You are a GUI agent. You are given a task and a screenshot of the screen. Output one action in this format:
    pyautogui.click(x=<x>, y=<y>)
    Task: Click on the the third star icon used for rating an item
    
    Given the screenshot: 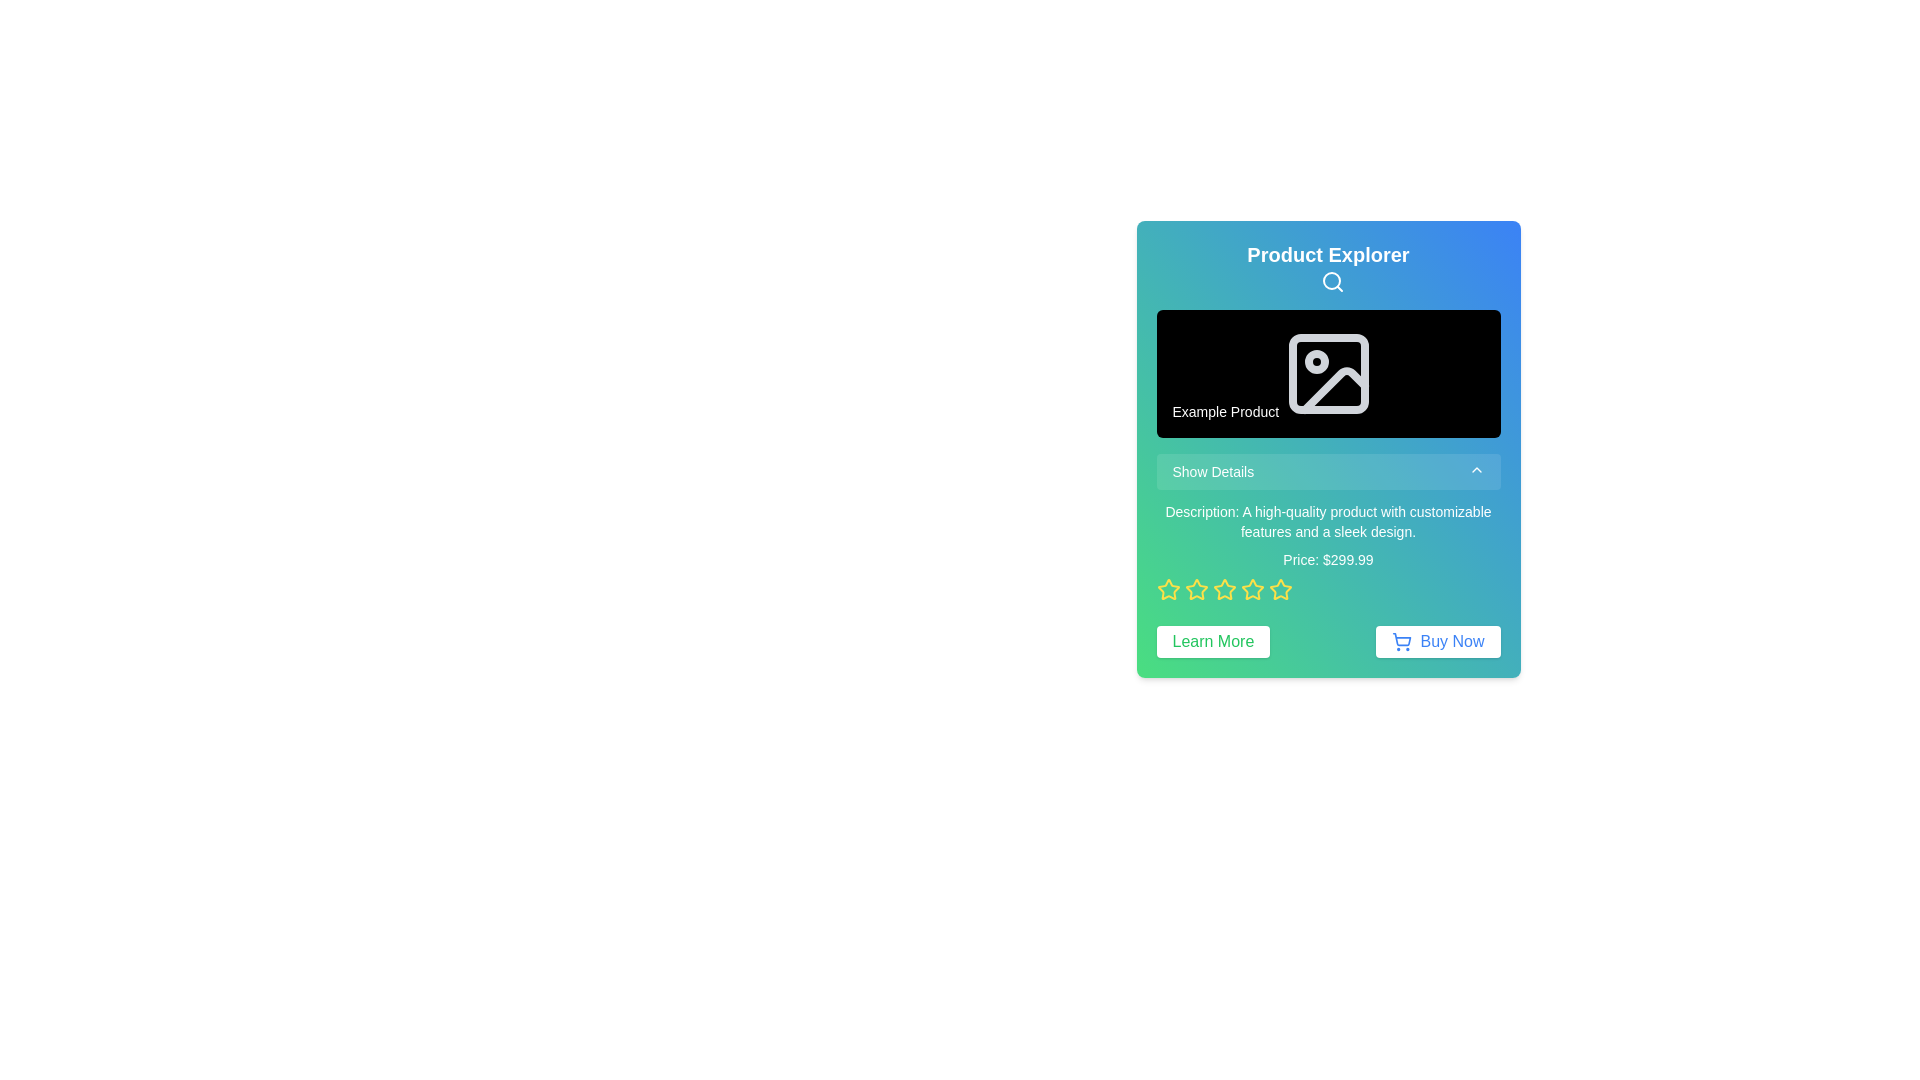 What is the action you would take?
    pyautogui.click(x=1251, y=588)
    